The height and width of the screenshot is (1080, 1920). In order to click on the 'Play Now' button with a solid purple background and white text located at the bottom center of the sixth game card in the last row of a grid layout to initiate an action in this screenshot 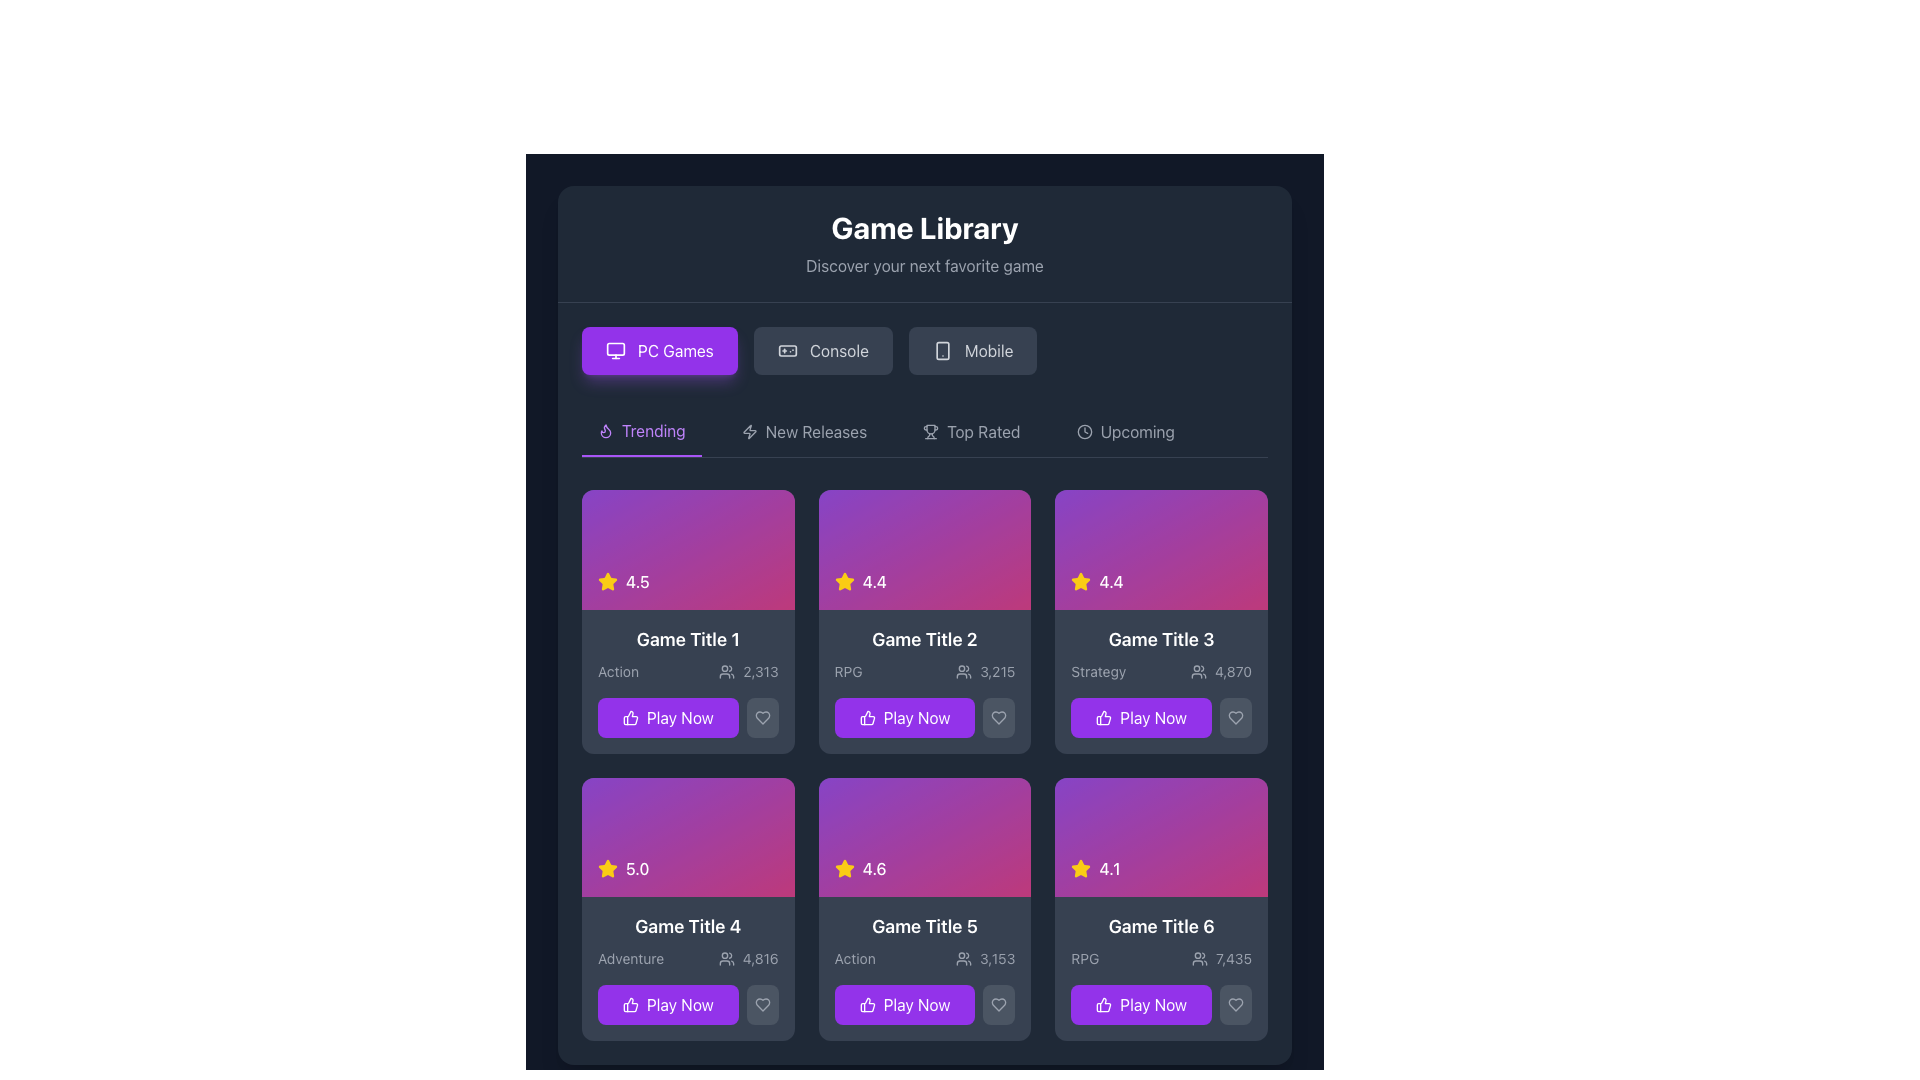, I will do `click(1141, 1005)`.